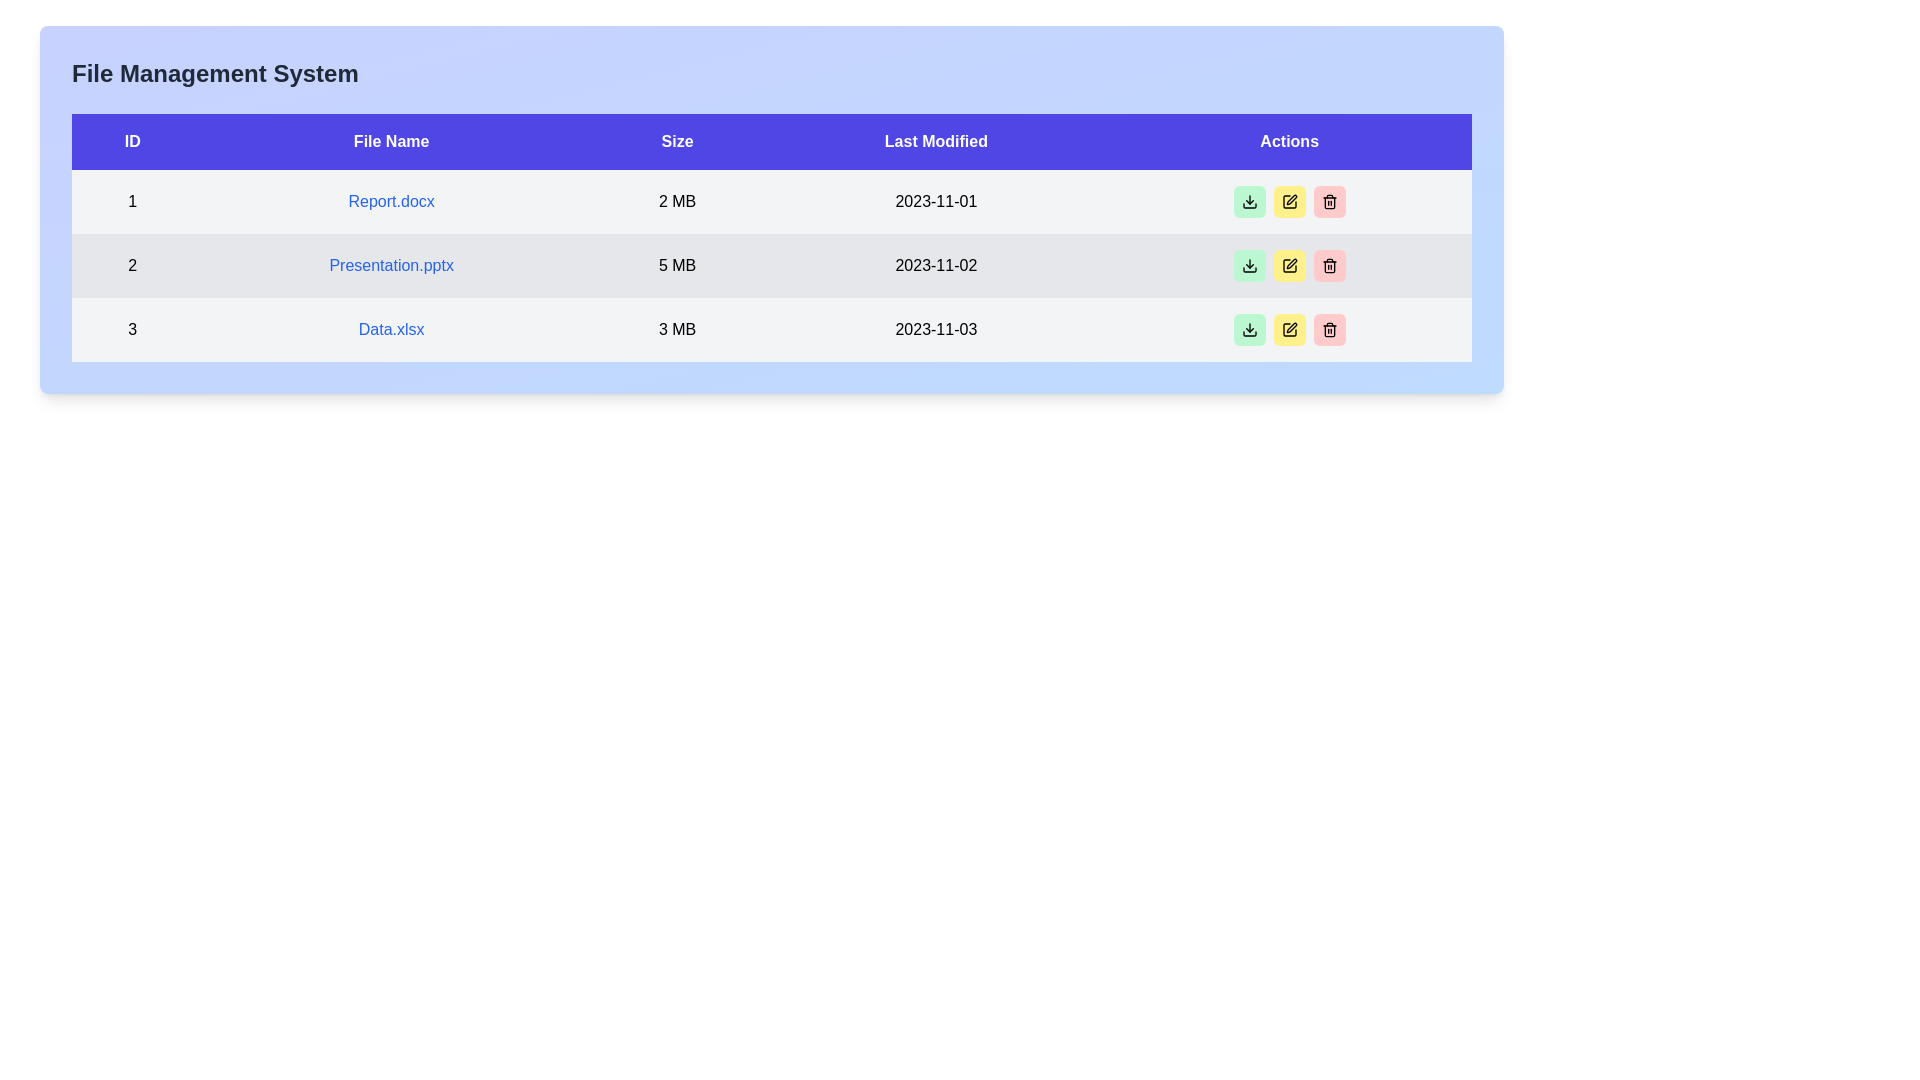 This screenshot has height=1080, width=1920. Describe the element at coordinates (215, 72) in the screenshot. I see `the header text 'File Management System' displayed prominently at the top left of the interface` at that location.